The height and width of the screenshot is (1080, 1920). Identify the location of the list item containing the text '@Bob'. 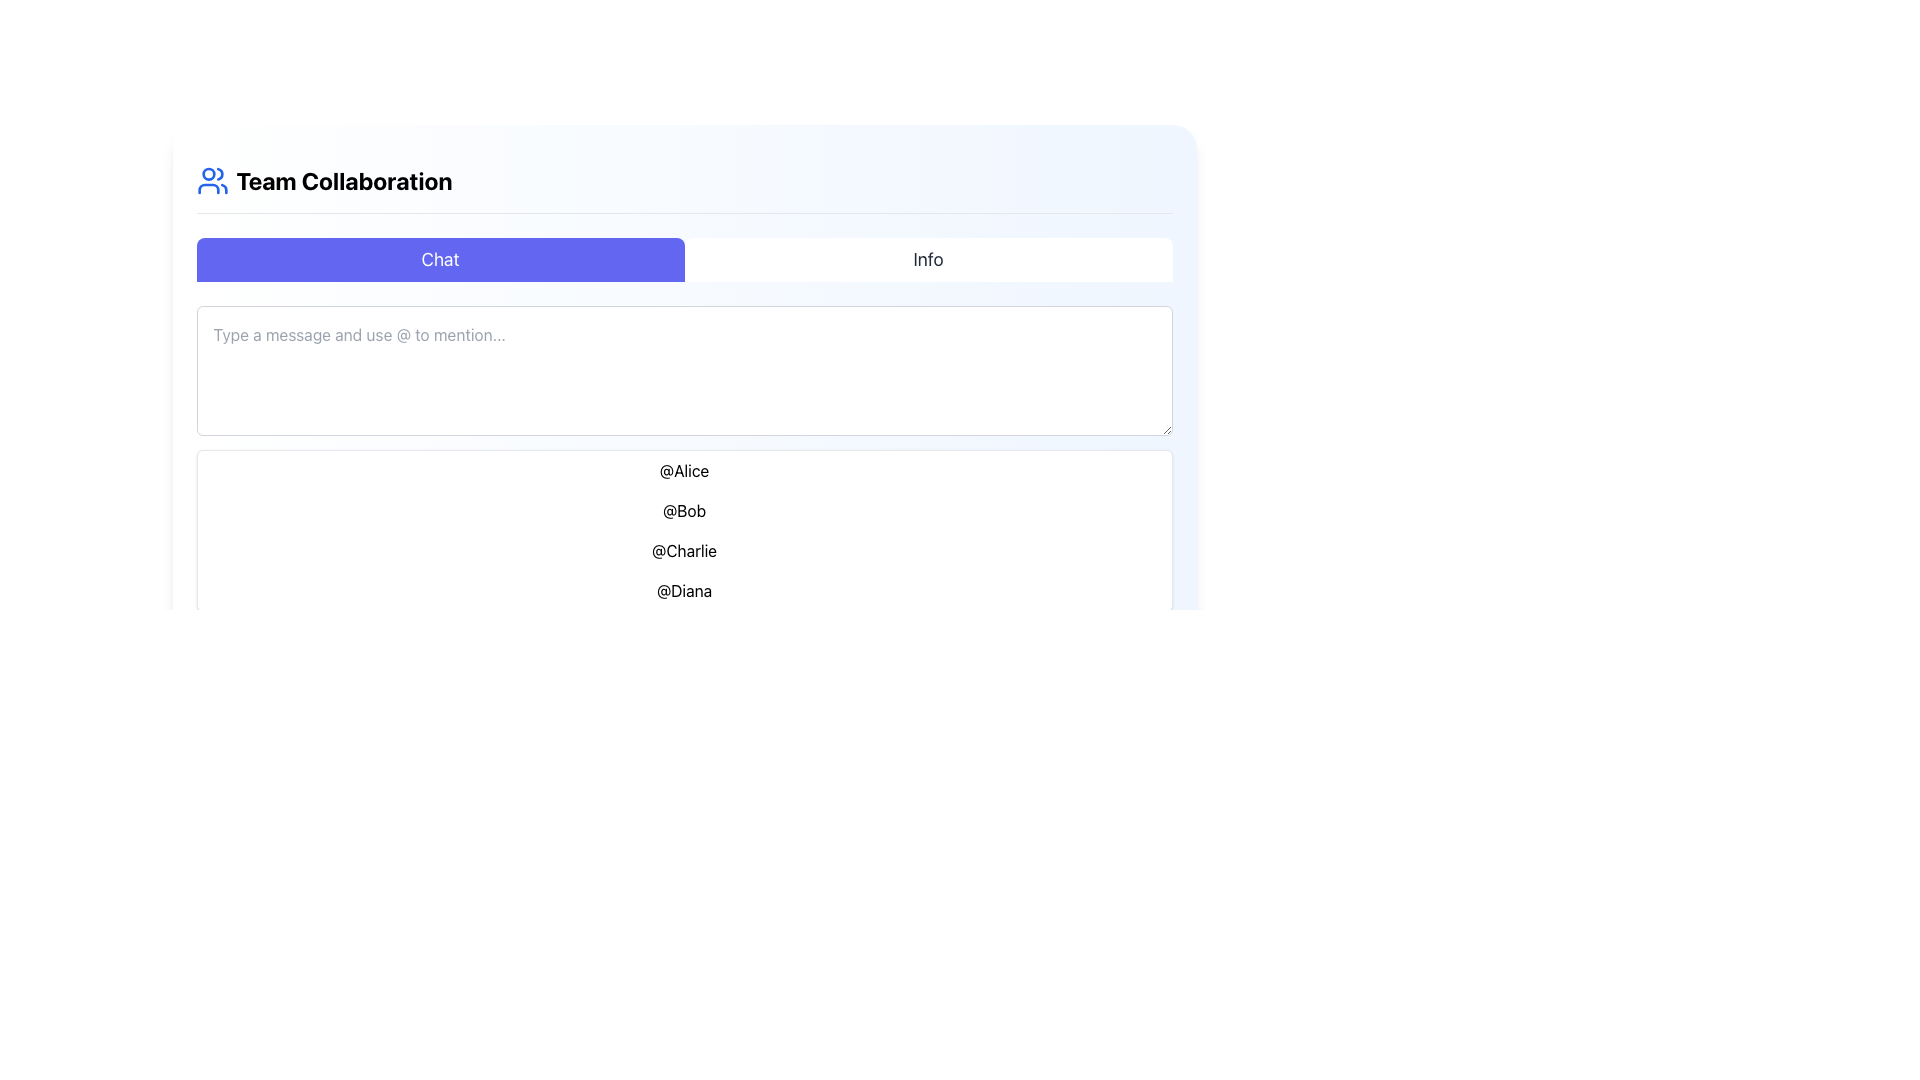
(684, 509).